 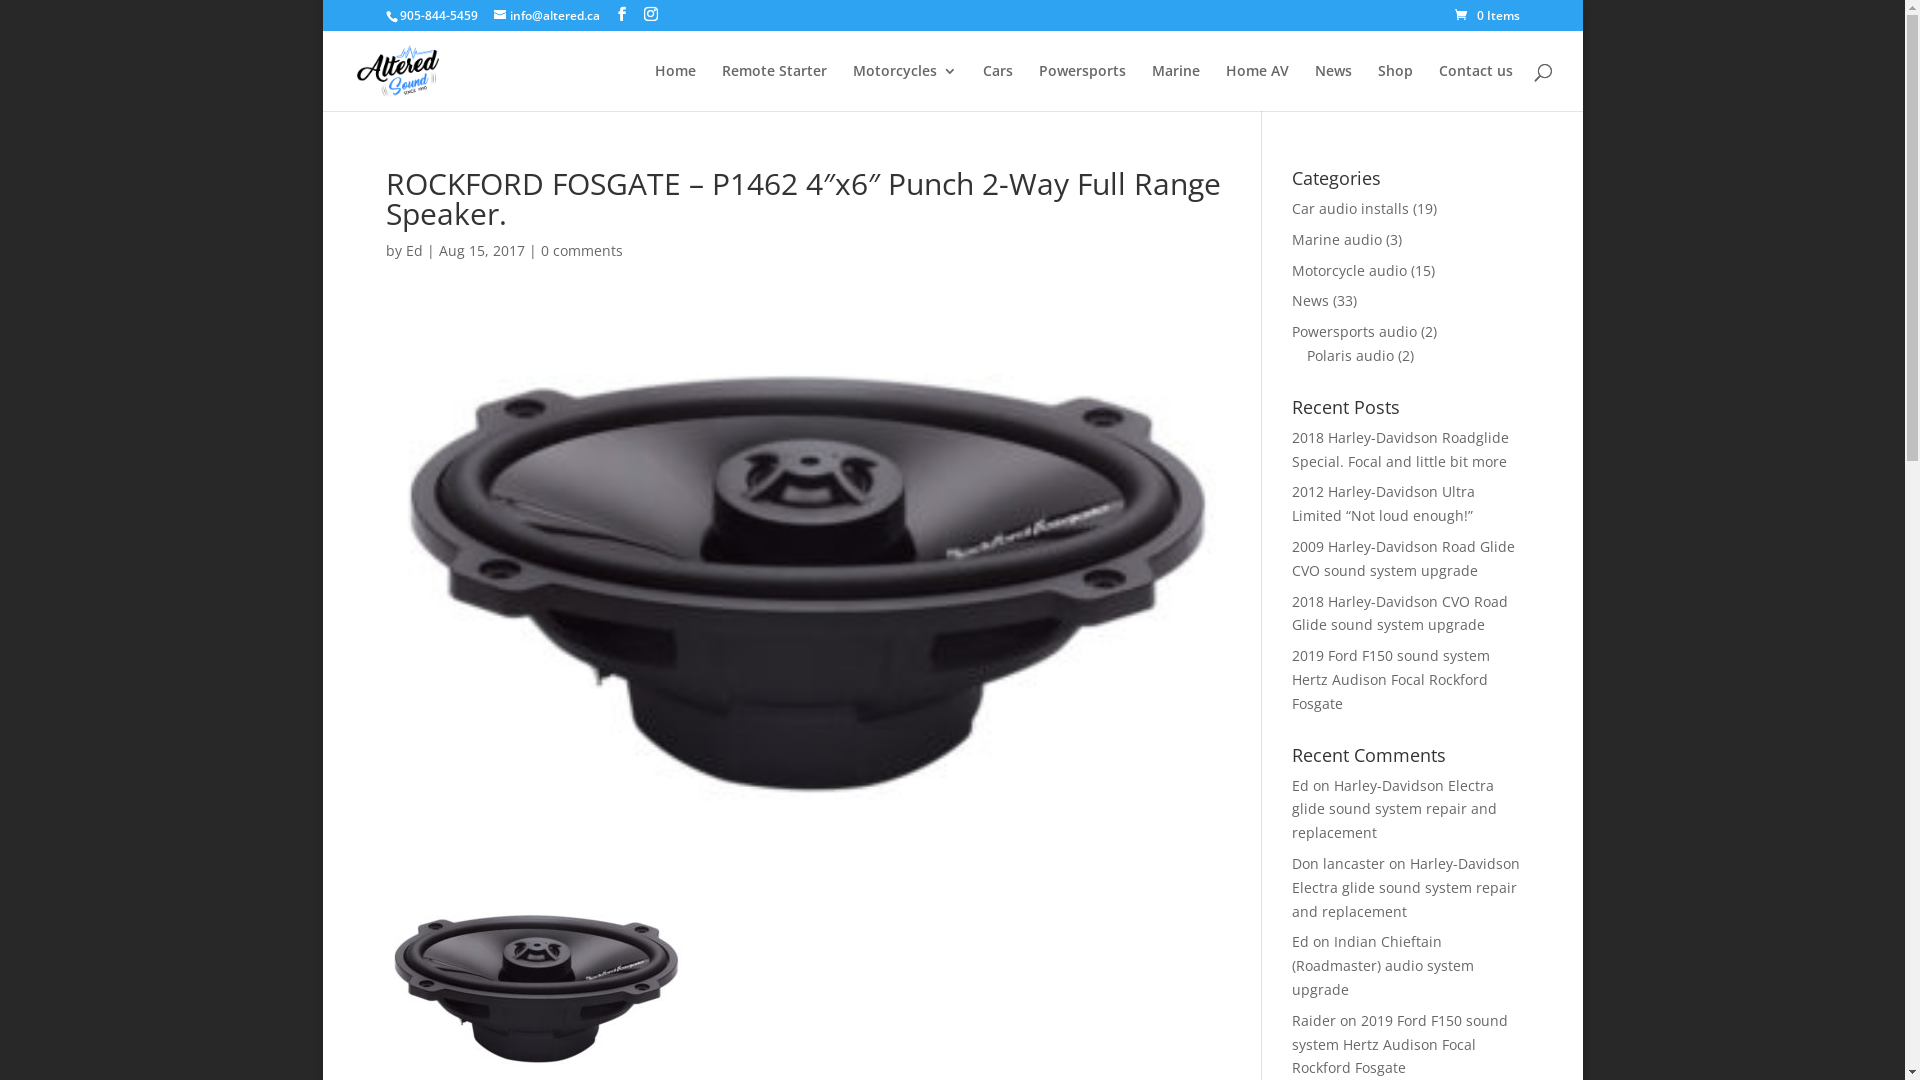 What do you see at coordinates (1381, 964) in the screenshot?
I see `'Indian Chieftain (Roadmaster) audio system upgrade'` at bounding box center [1381, 964].